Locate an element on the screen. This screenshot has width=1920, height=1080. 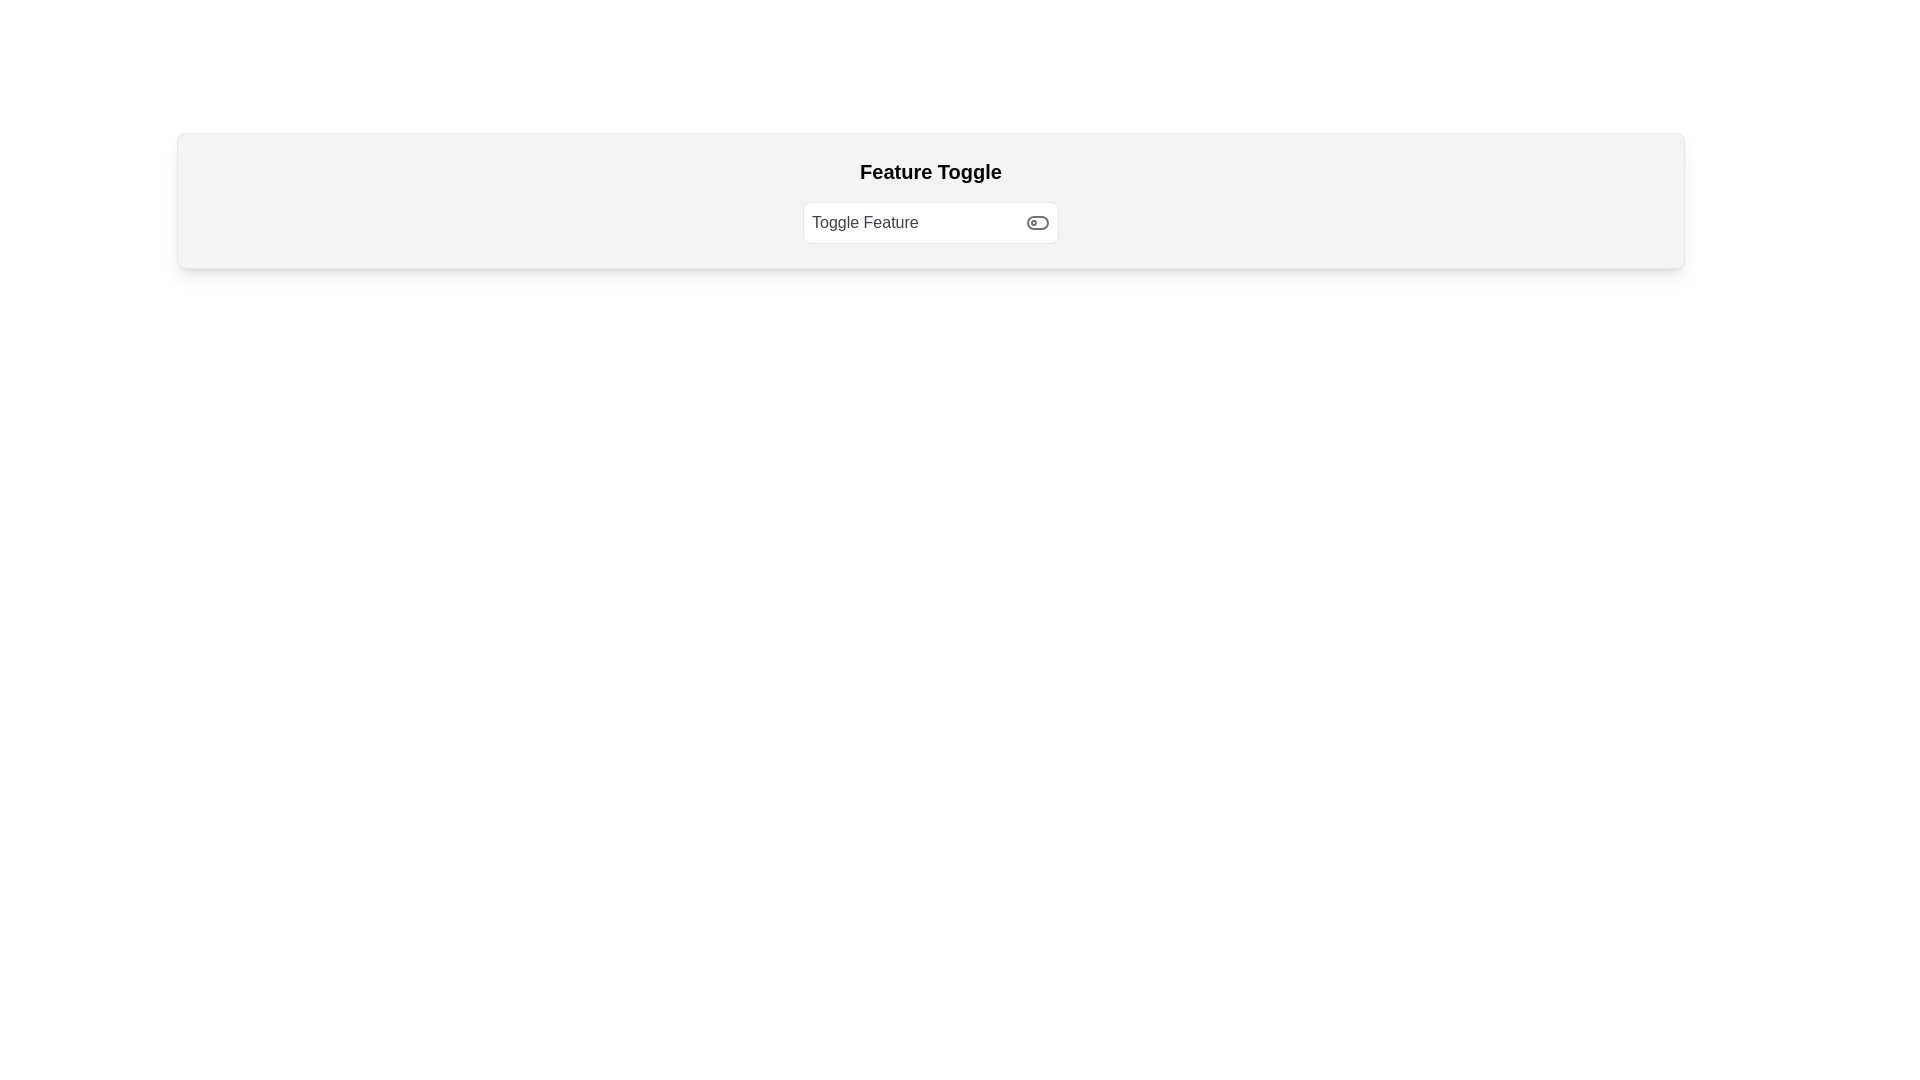
the rectangular graphical component with rounded corners that serves as a background element within the toggle switch layout is located at coordinates (1037, 223).